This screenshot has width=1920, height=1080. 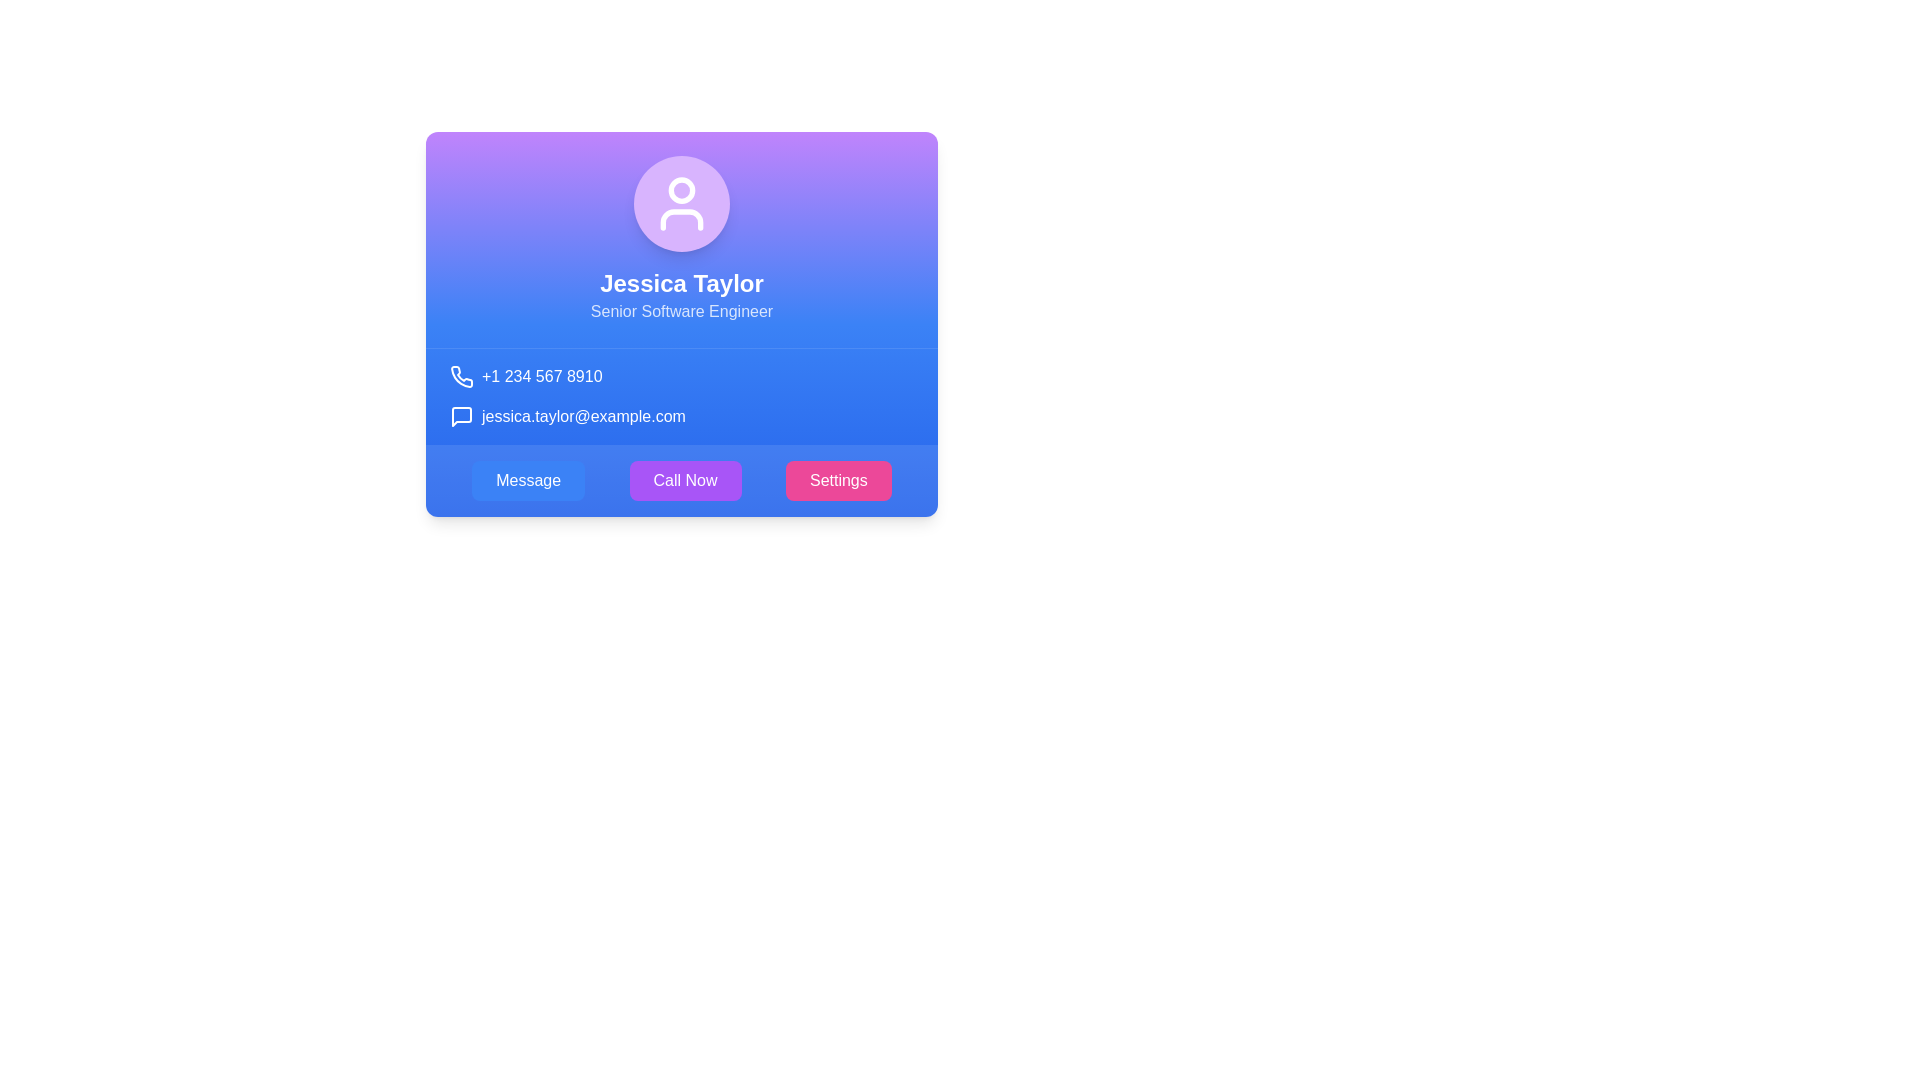 I want to click on the phone icon, which is a line icon with a curved receiver, located to the left of the phone number '+1 234 567 8910' in the contact information section of the card, so click(x=461, y=376).